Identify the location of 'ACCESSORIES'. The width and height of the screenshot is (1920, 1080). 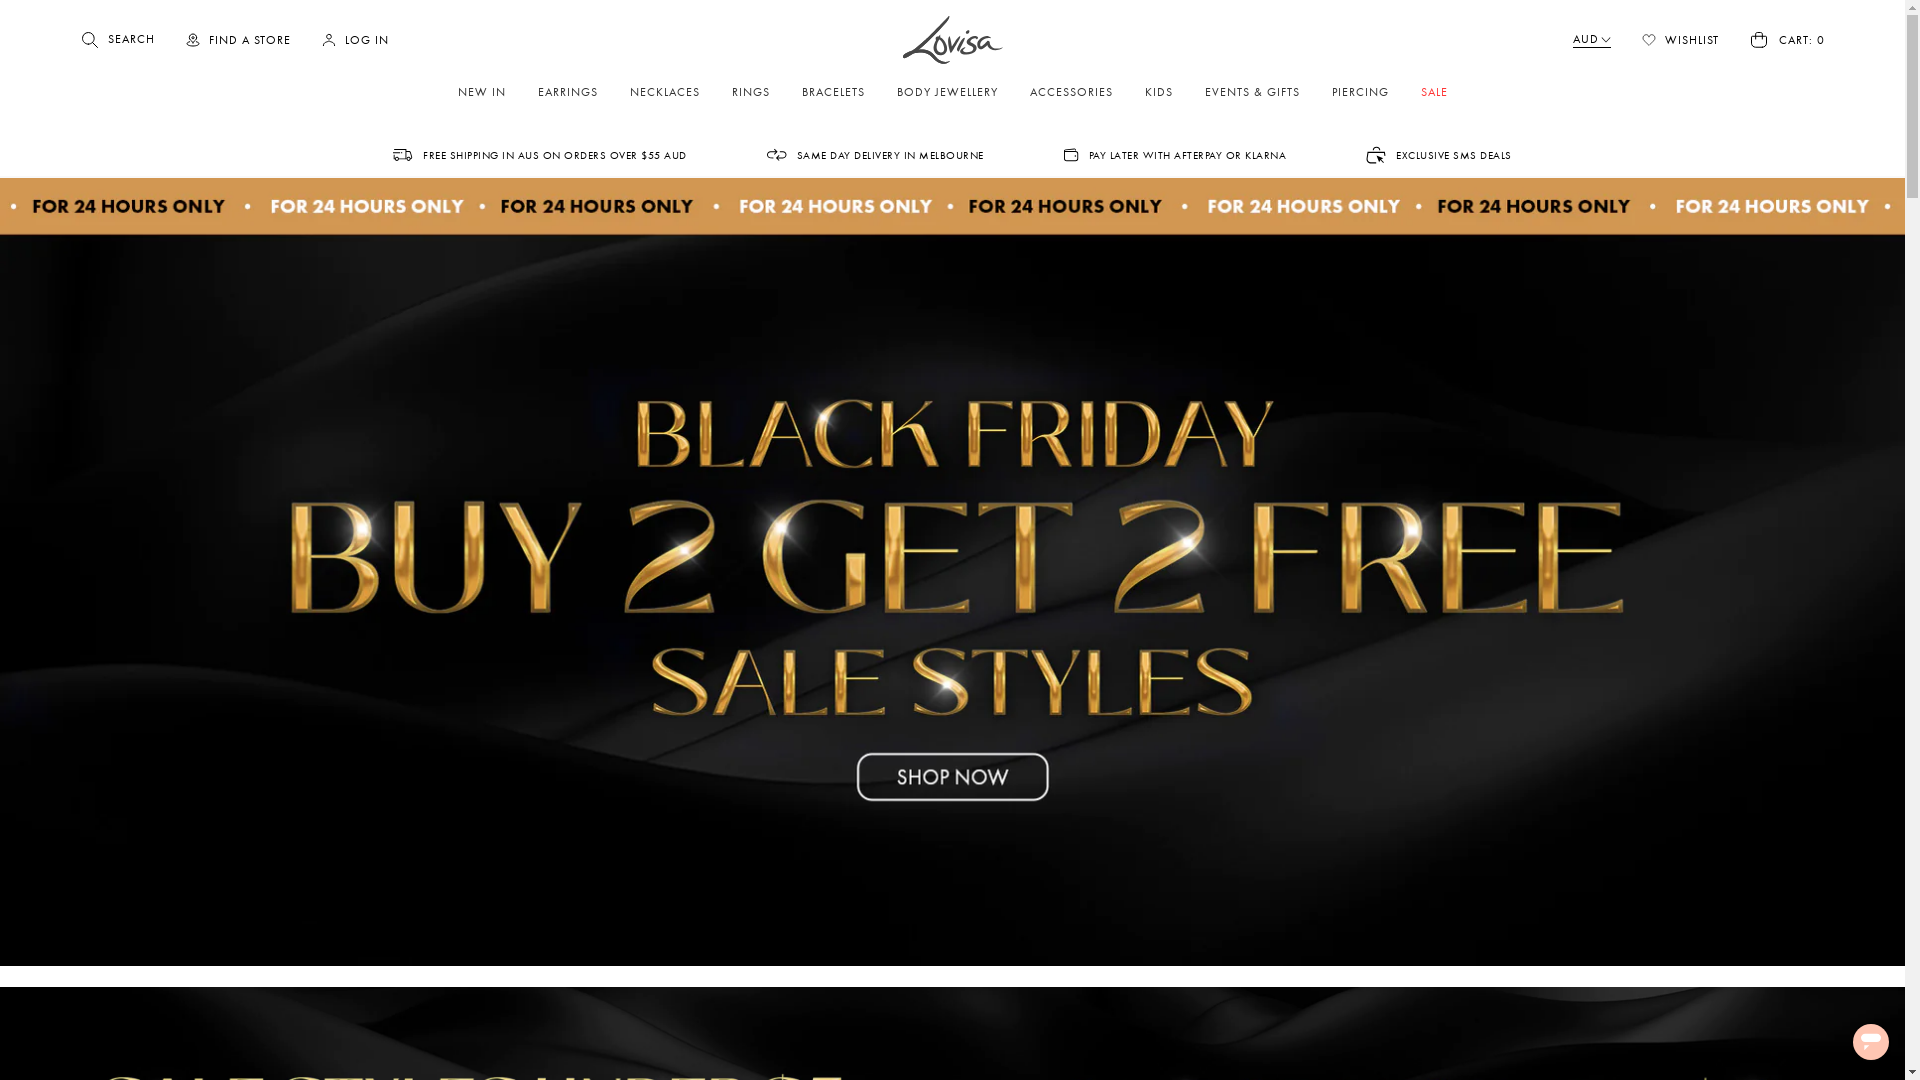
(1070, 92).